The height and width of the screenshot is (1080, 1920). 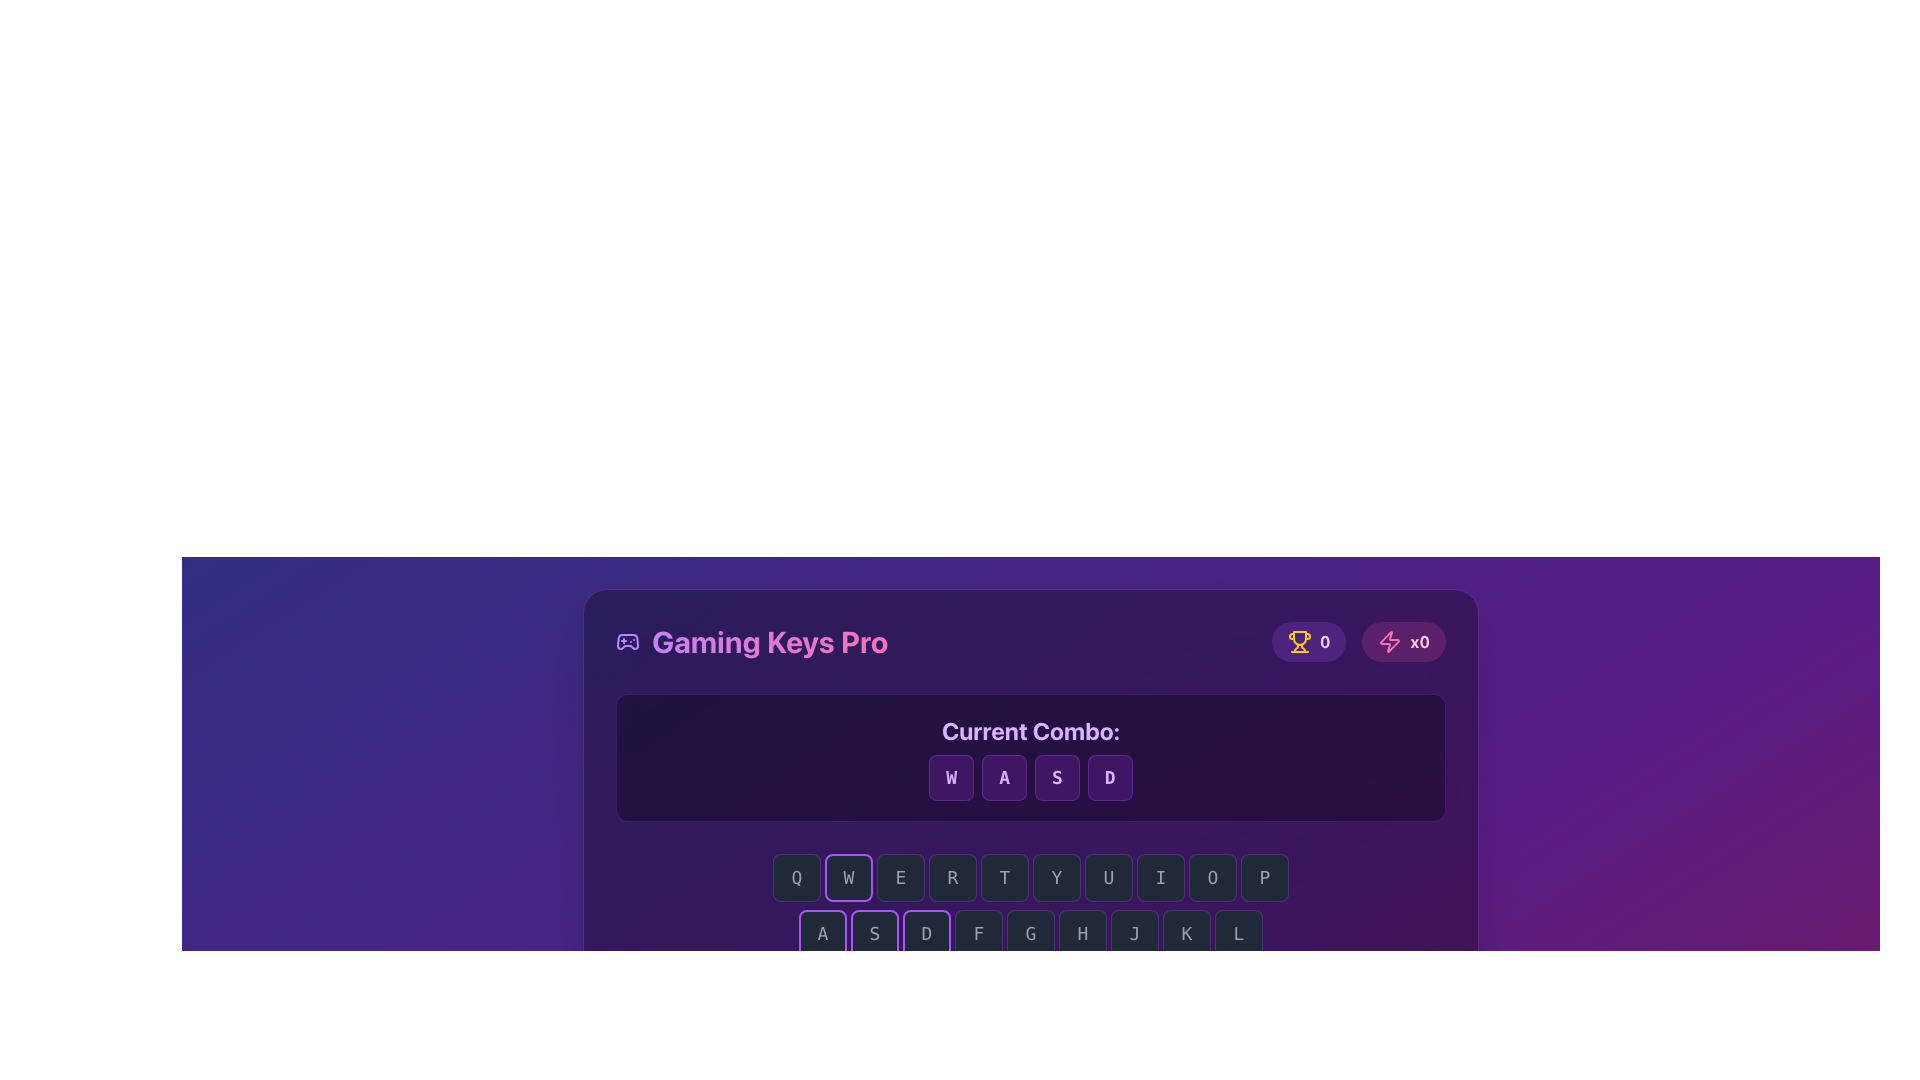 I want to click on the square button with a dark gray background, purple border, and the letter 'D' in light gray font, positioned between buttons 'A', 'S' and 'F', so click(x=925, y=933).